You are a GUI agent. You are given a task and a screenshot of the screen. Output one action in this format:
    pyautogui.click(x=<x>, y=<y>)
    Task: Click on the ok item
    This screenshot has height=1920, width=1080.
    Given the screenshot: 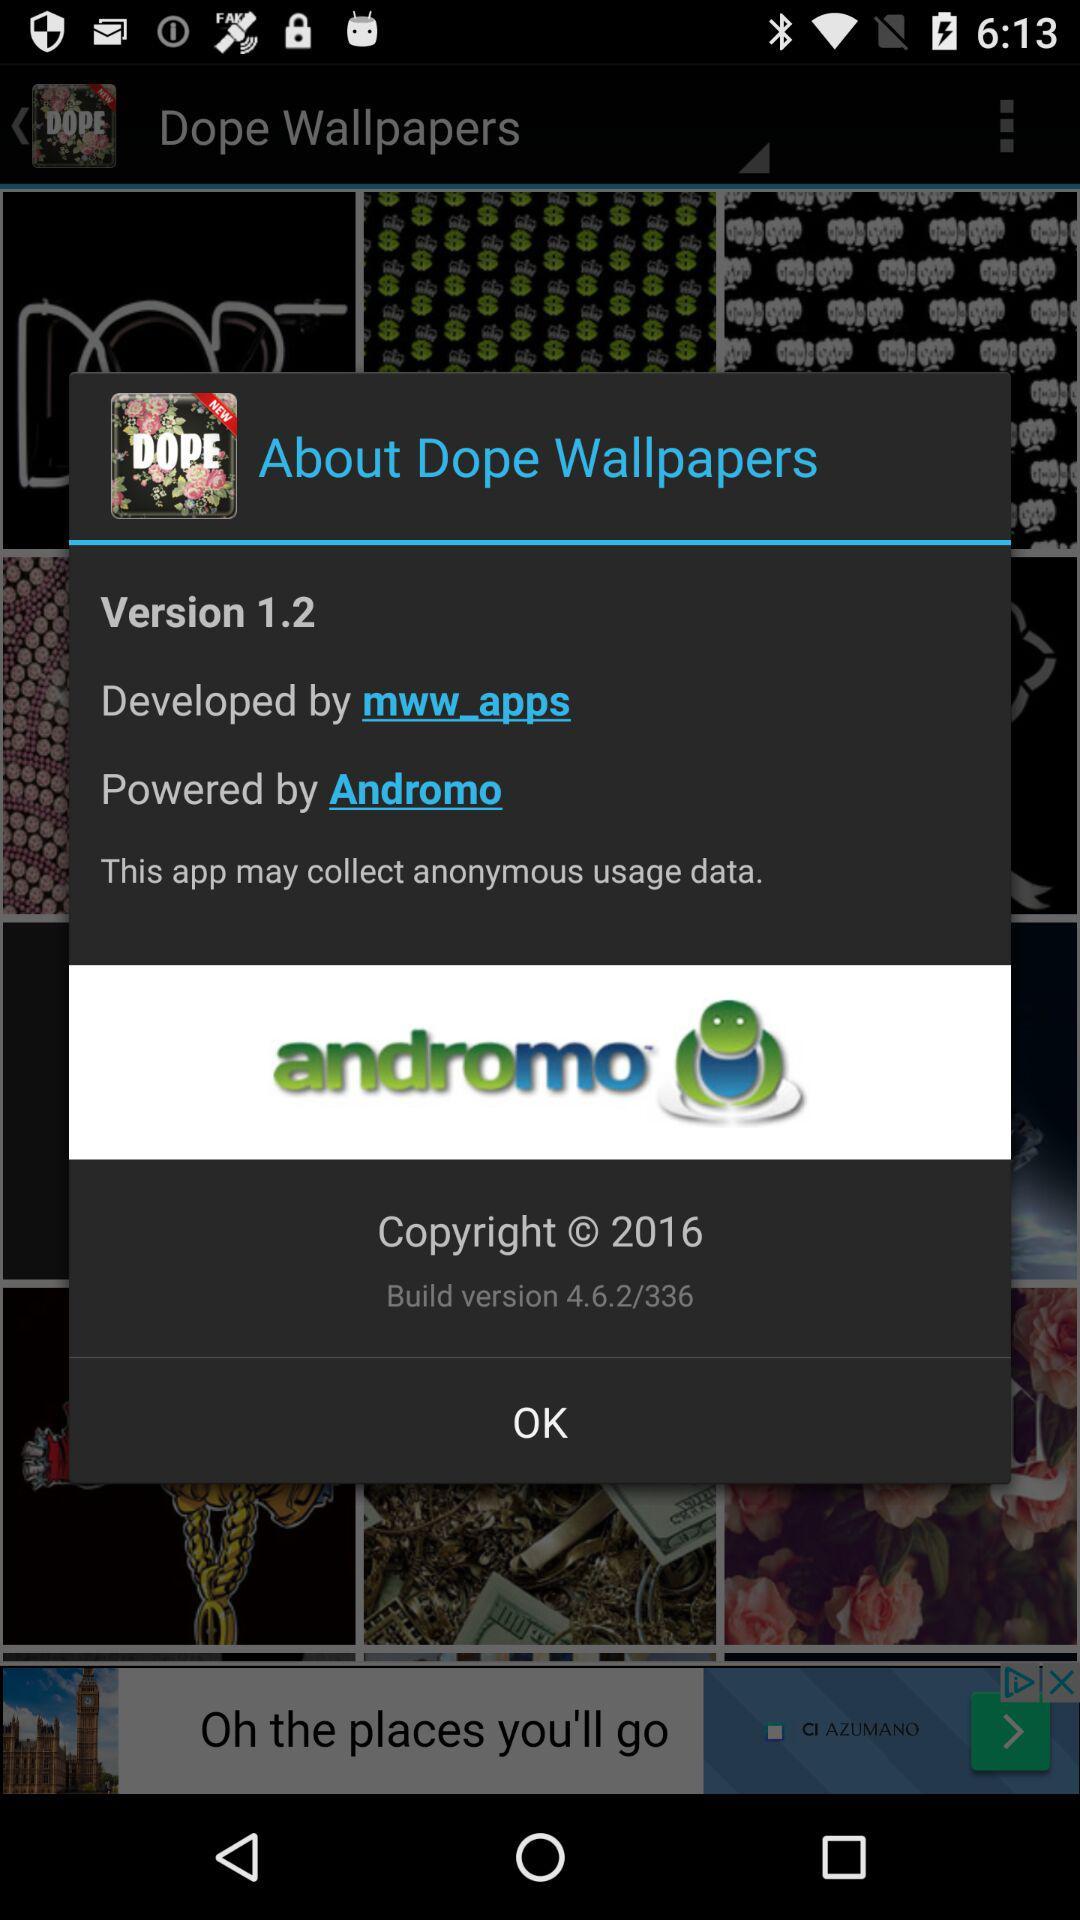 What is the action you would take?
    pyautogui.click(x=540, y=1420)
    